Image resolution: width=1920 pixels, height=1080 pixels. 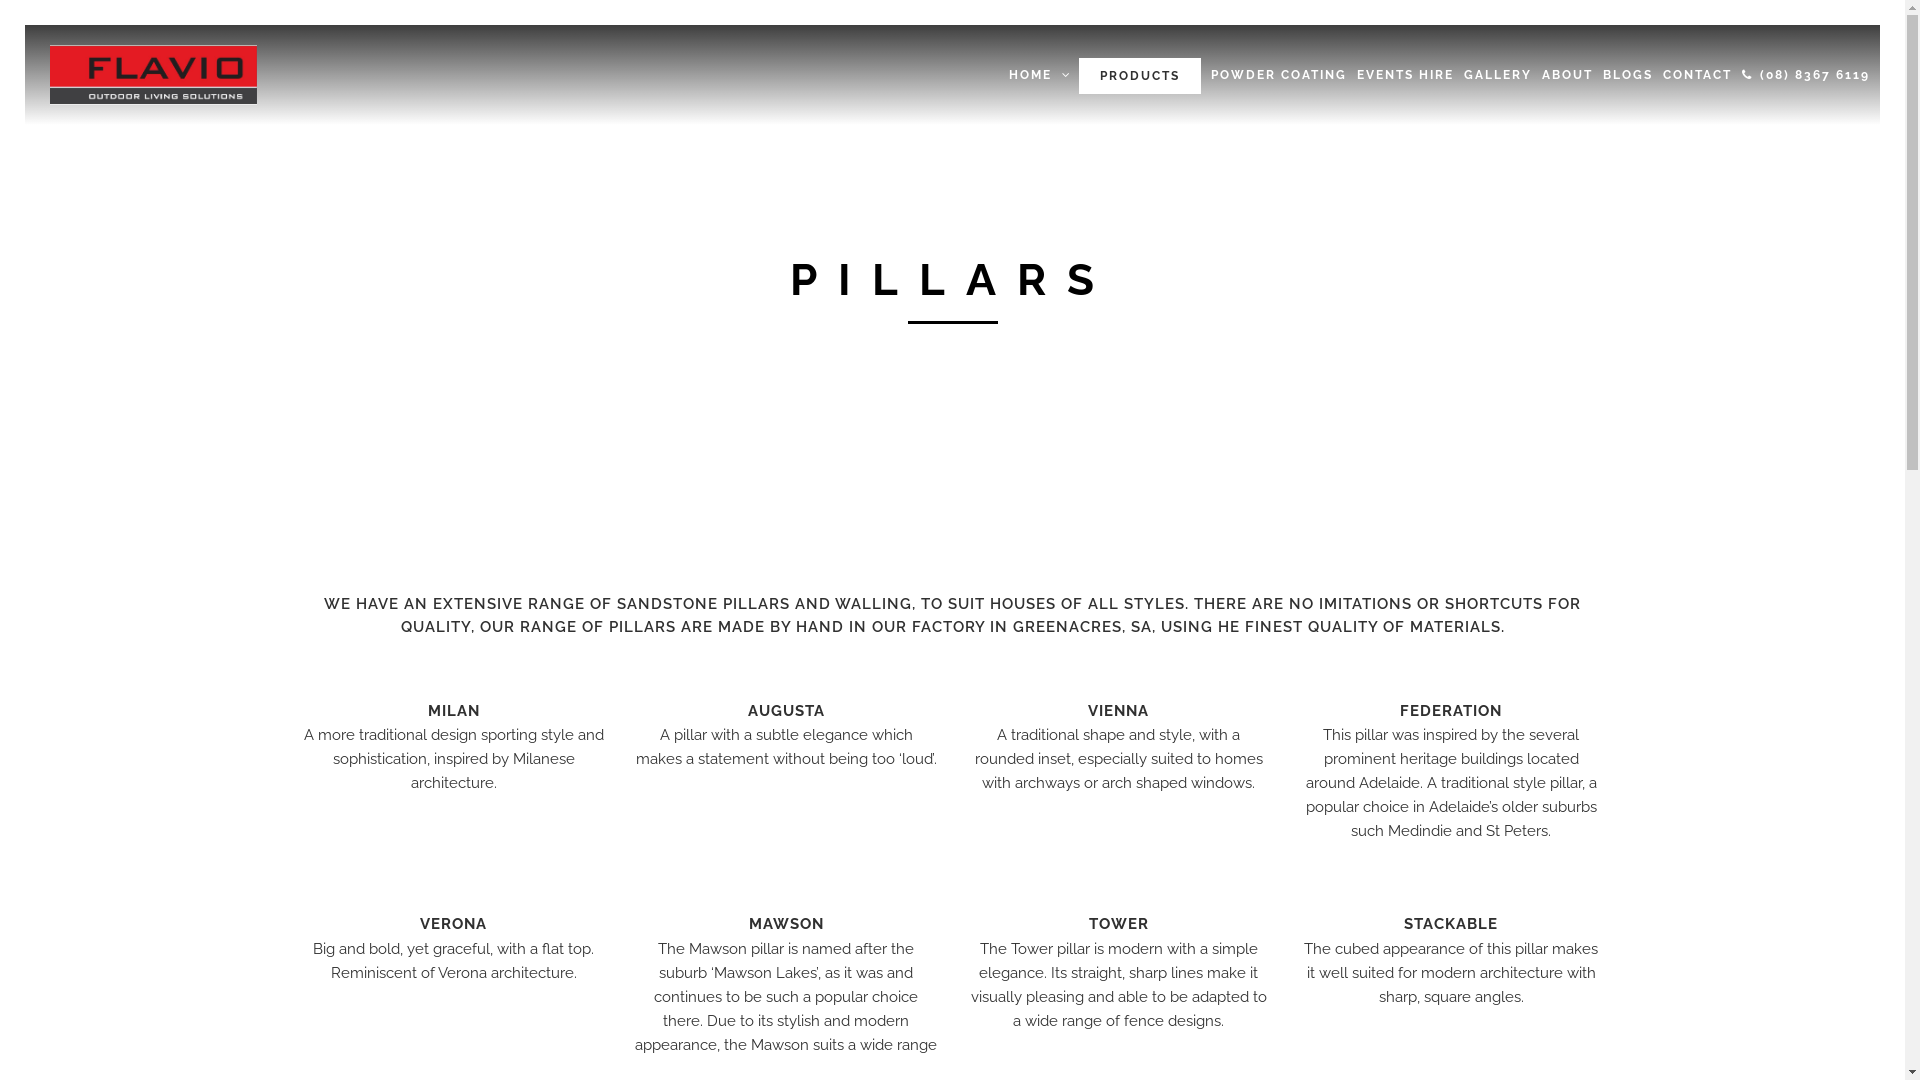 I want to click on 'GALLERY', so click(x=1497, y=73).